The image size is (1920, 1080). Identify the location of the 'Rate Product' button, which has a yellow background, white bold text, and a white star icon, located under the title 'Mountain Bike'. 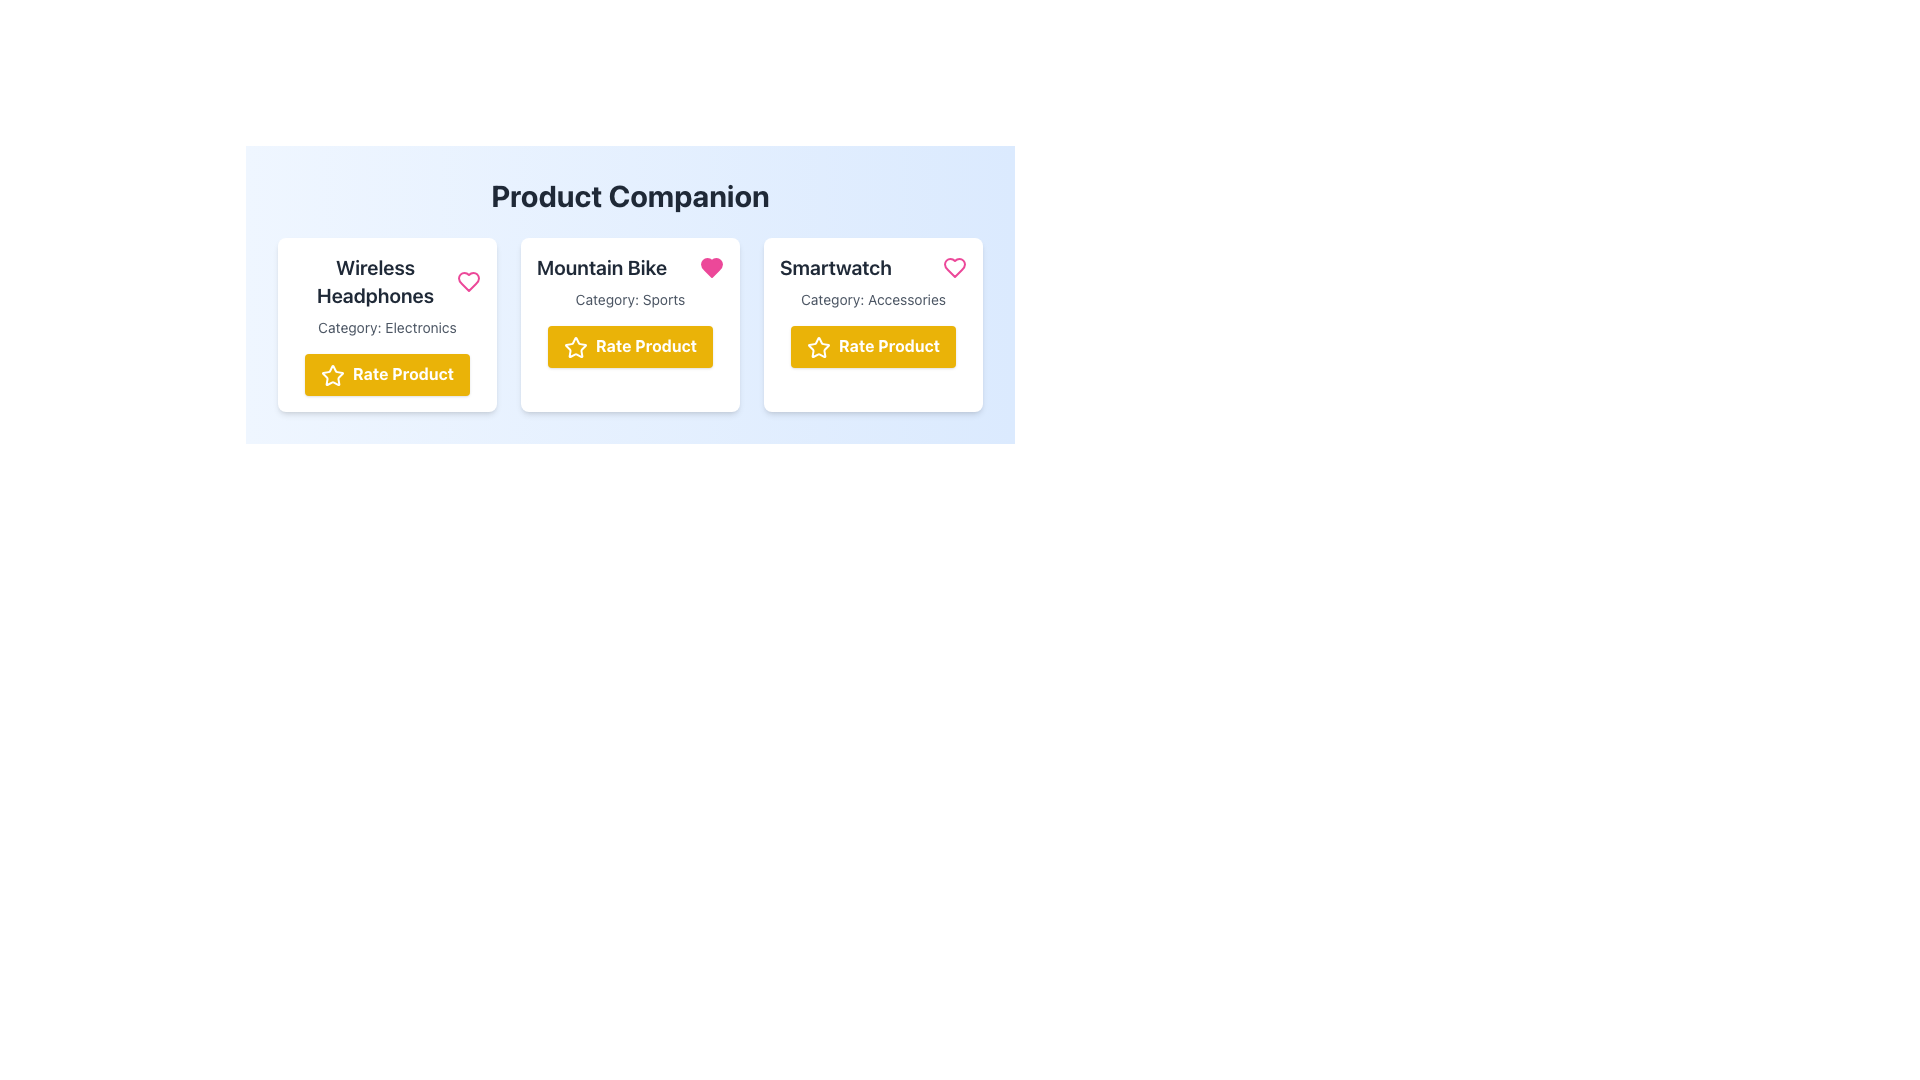
(629, 345).